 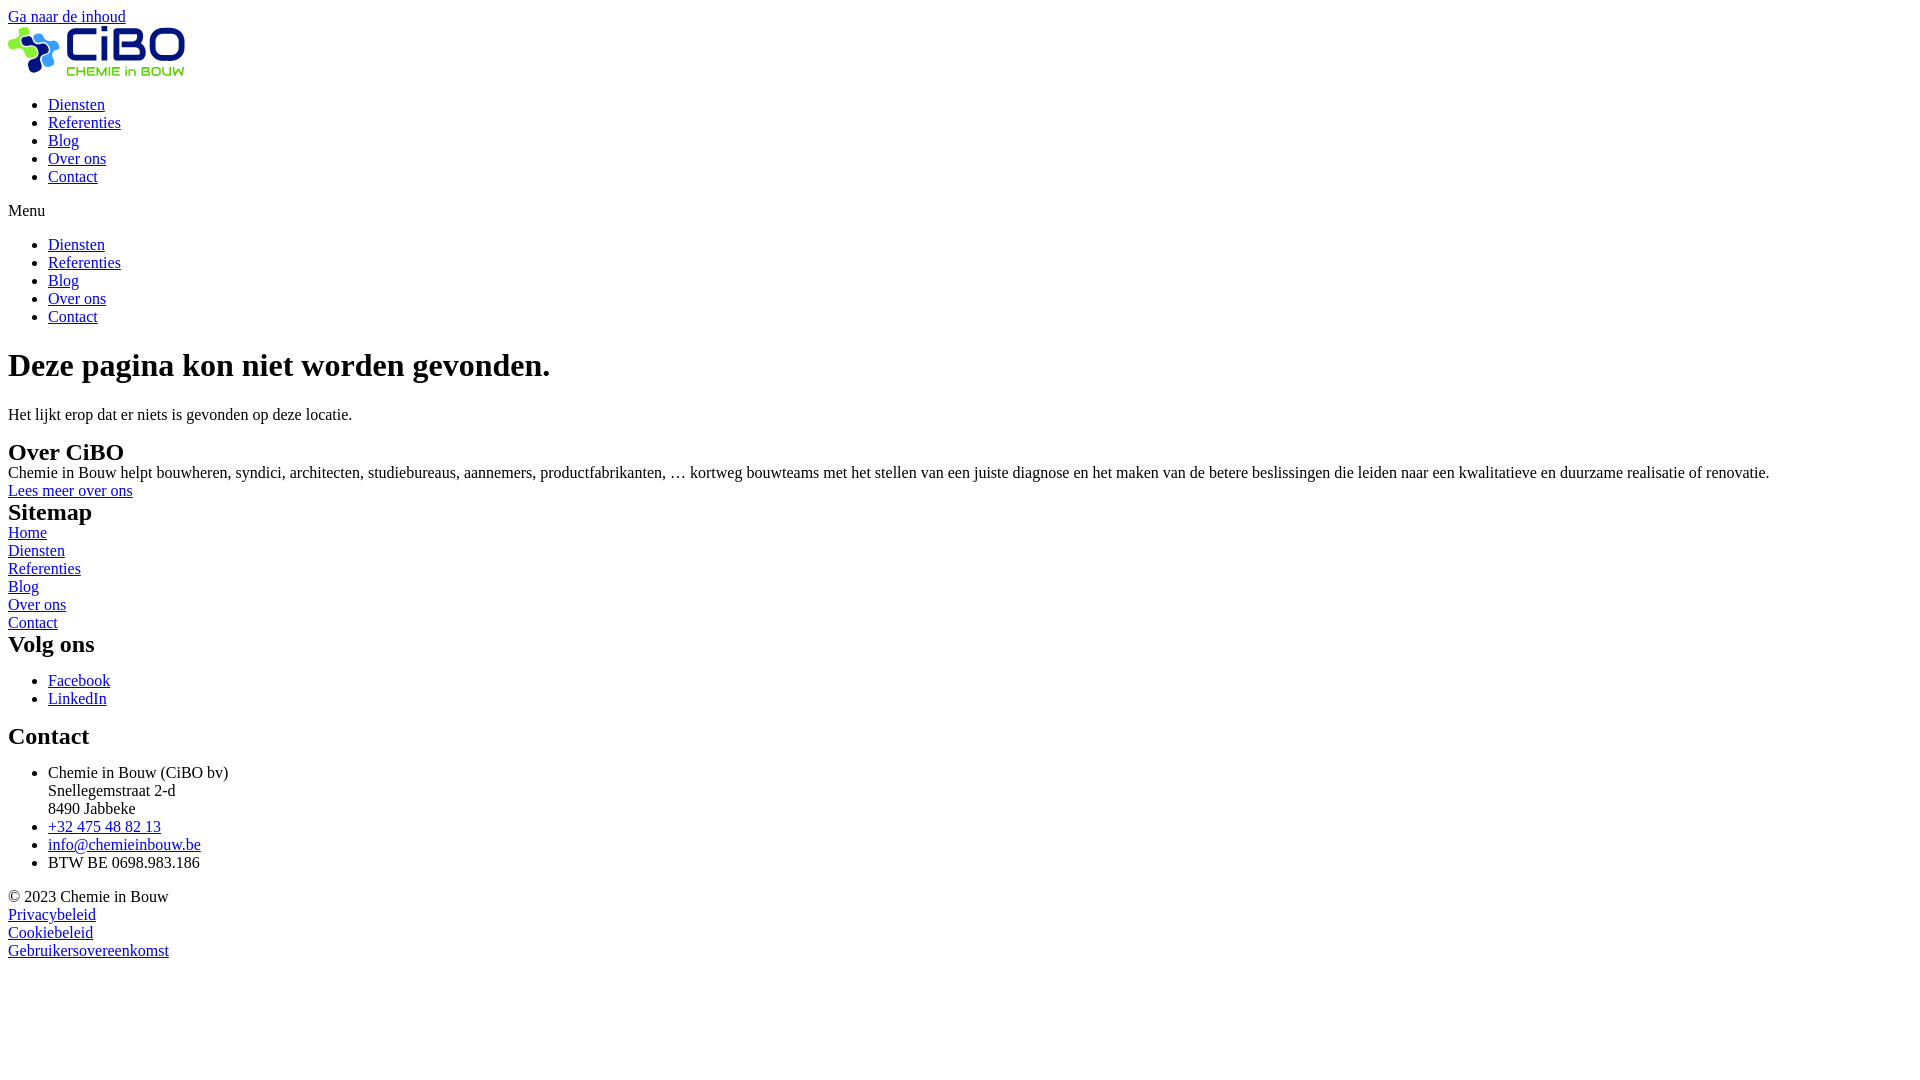 What do you see at coordinates (27, 531) in the screenshot?
I see `'Home'` at bounding box center [27, 531].